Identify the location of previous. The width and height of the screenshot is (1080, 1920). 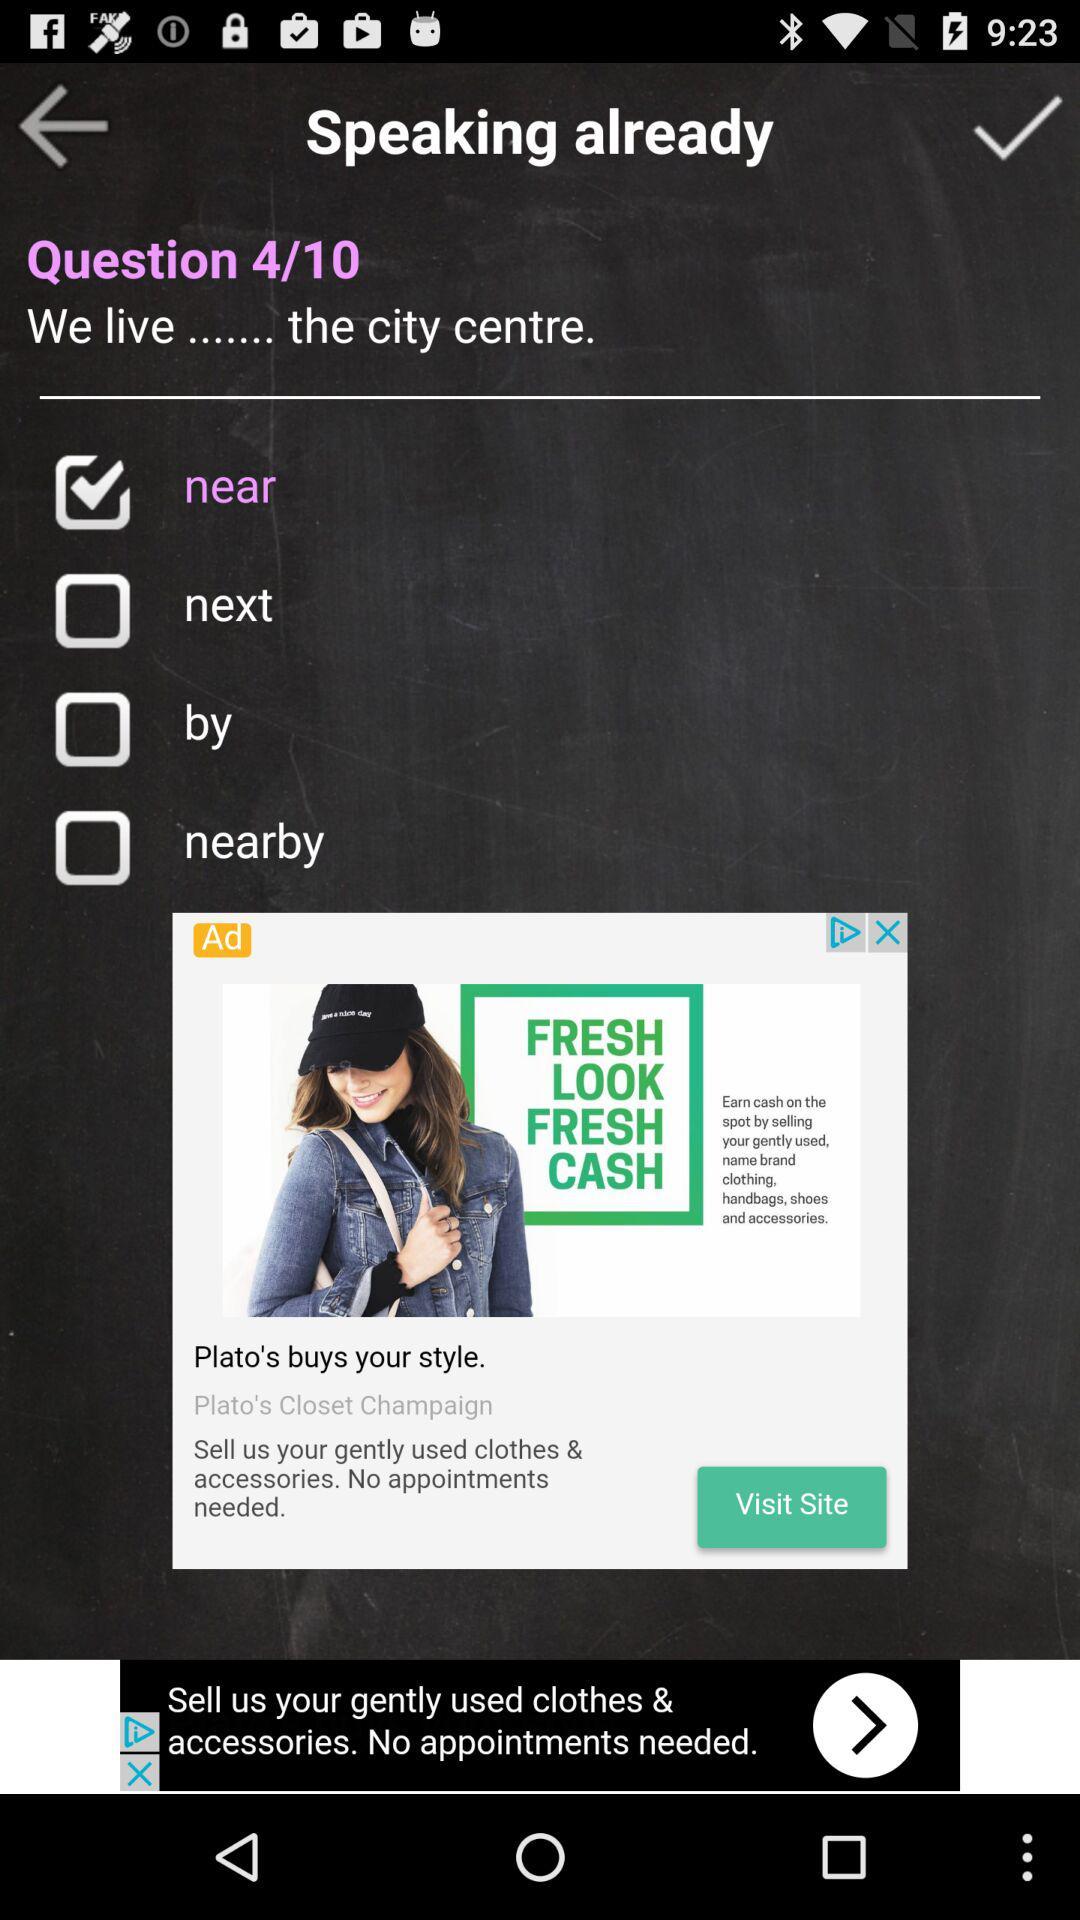
(61, 124).